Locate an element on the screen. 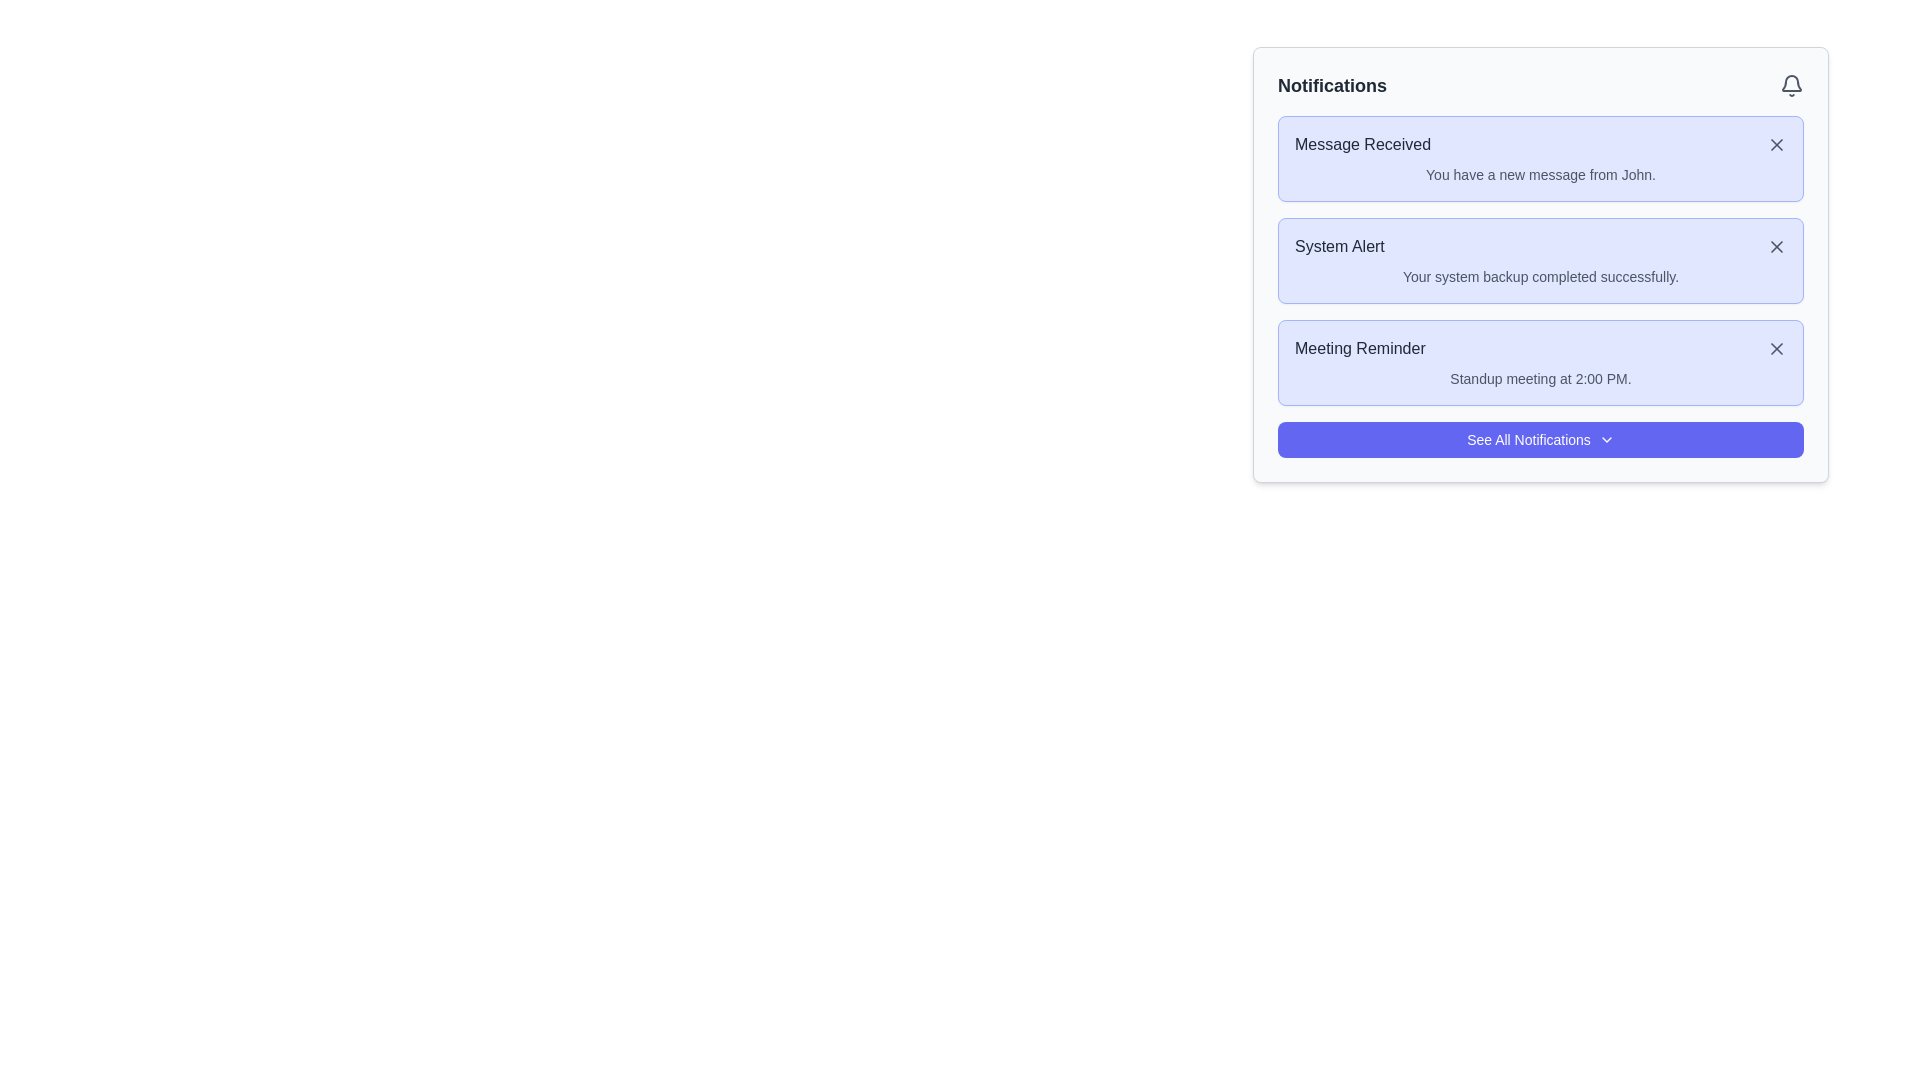  notification message displayed on the third Notification card, which informs about a scheduled meeting event ('Standup meeting at 2:00 PM.') located in the Notifications panel is located at coordinates (1539, 362).